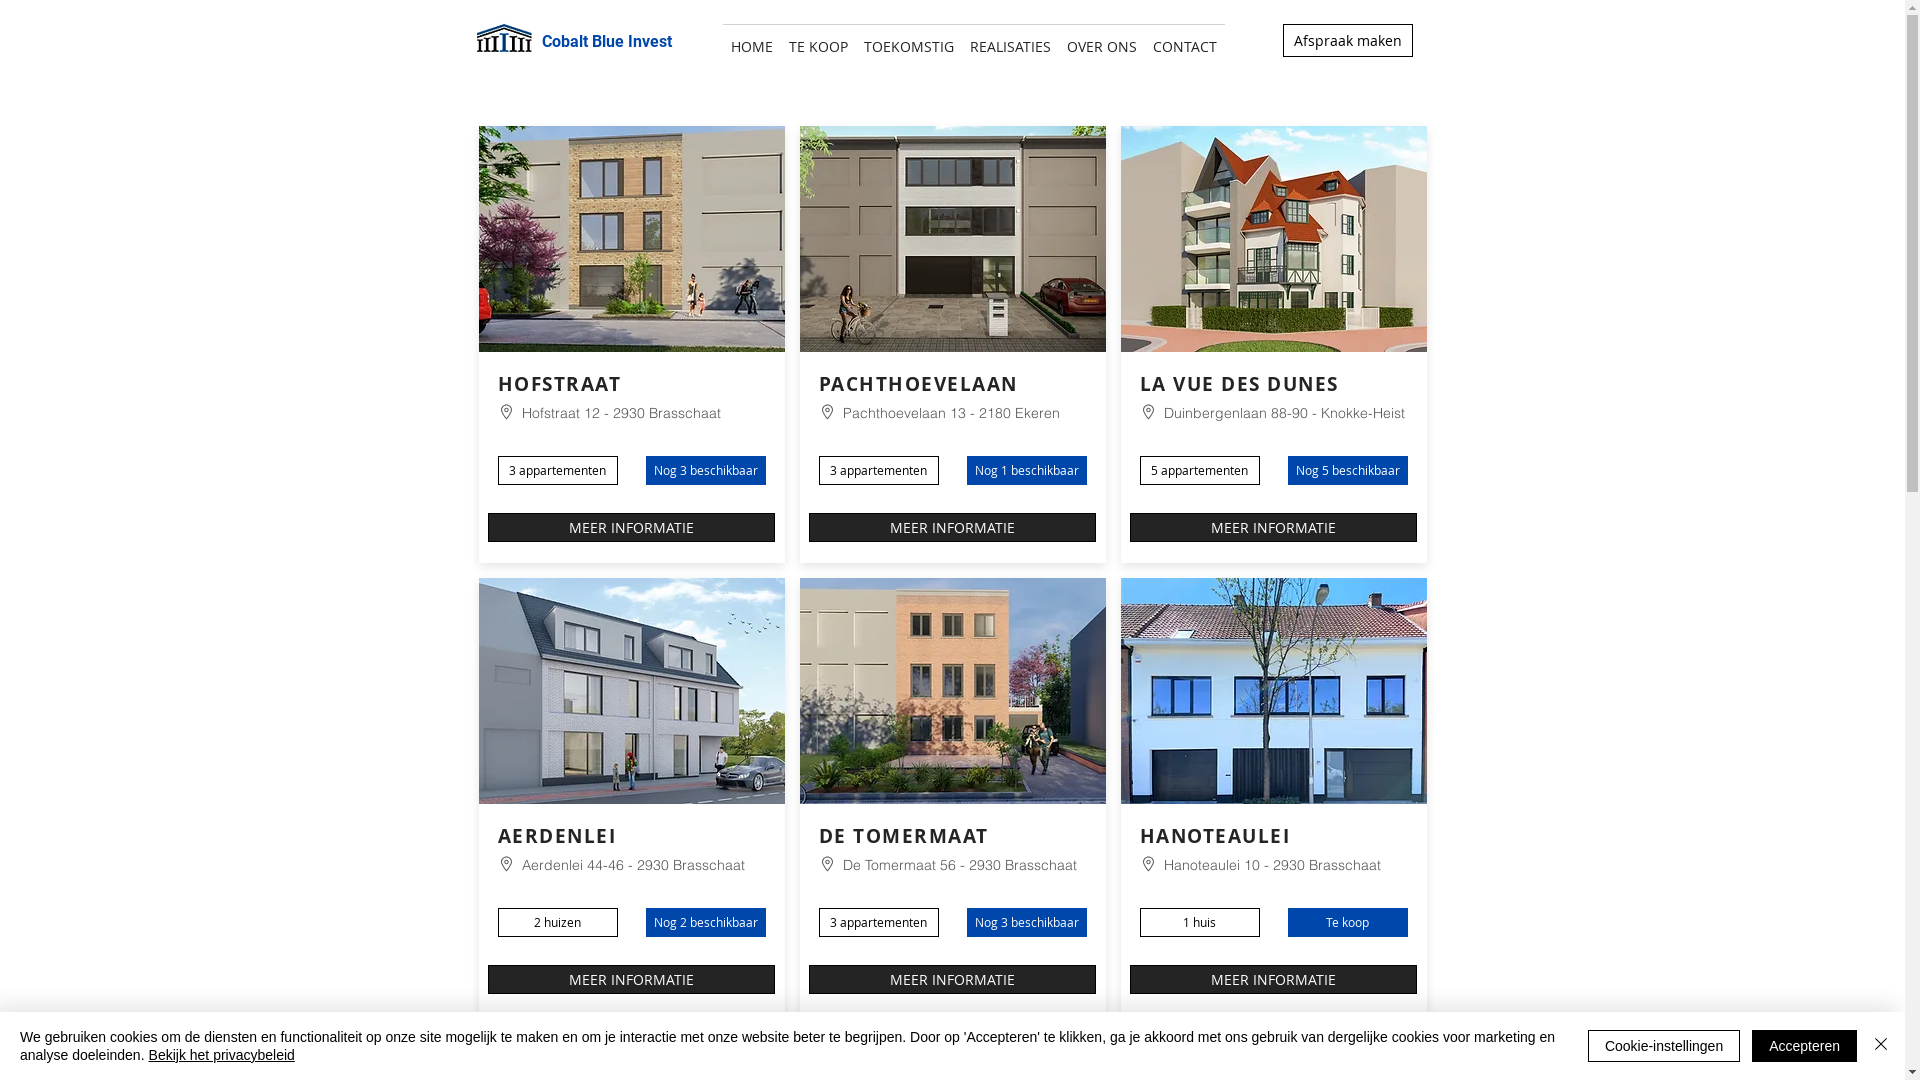 Image resolution: width=1920 pixels, height=1080 pixels. What do you see at coordinates (1185, 37) in the screenshot?
I see `'CONTACT'` at bounding box center [1185, 37].